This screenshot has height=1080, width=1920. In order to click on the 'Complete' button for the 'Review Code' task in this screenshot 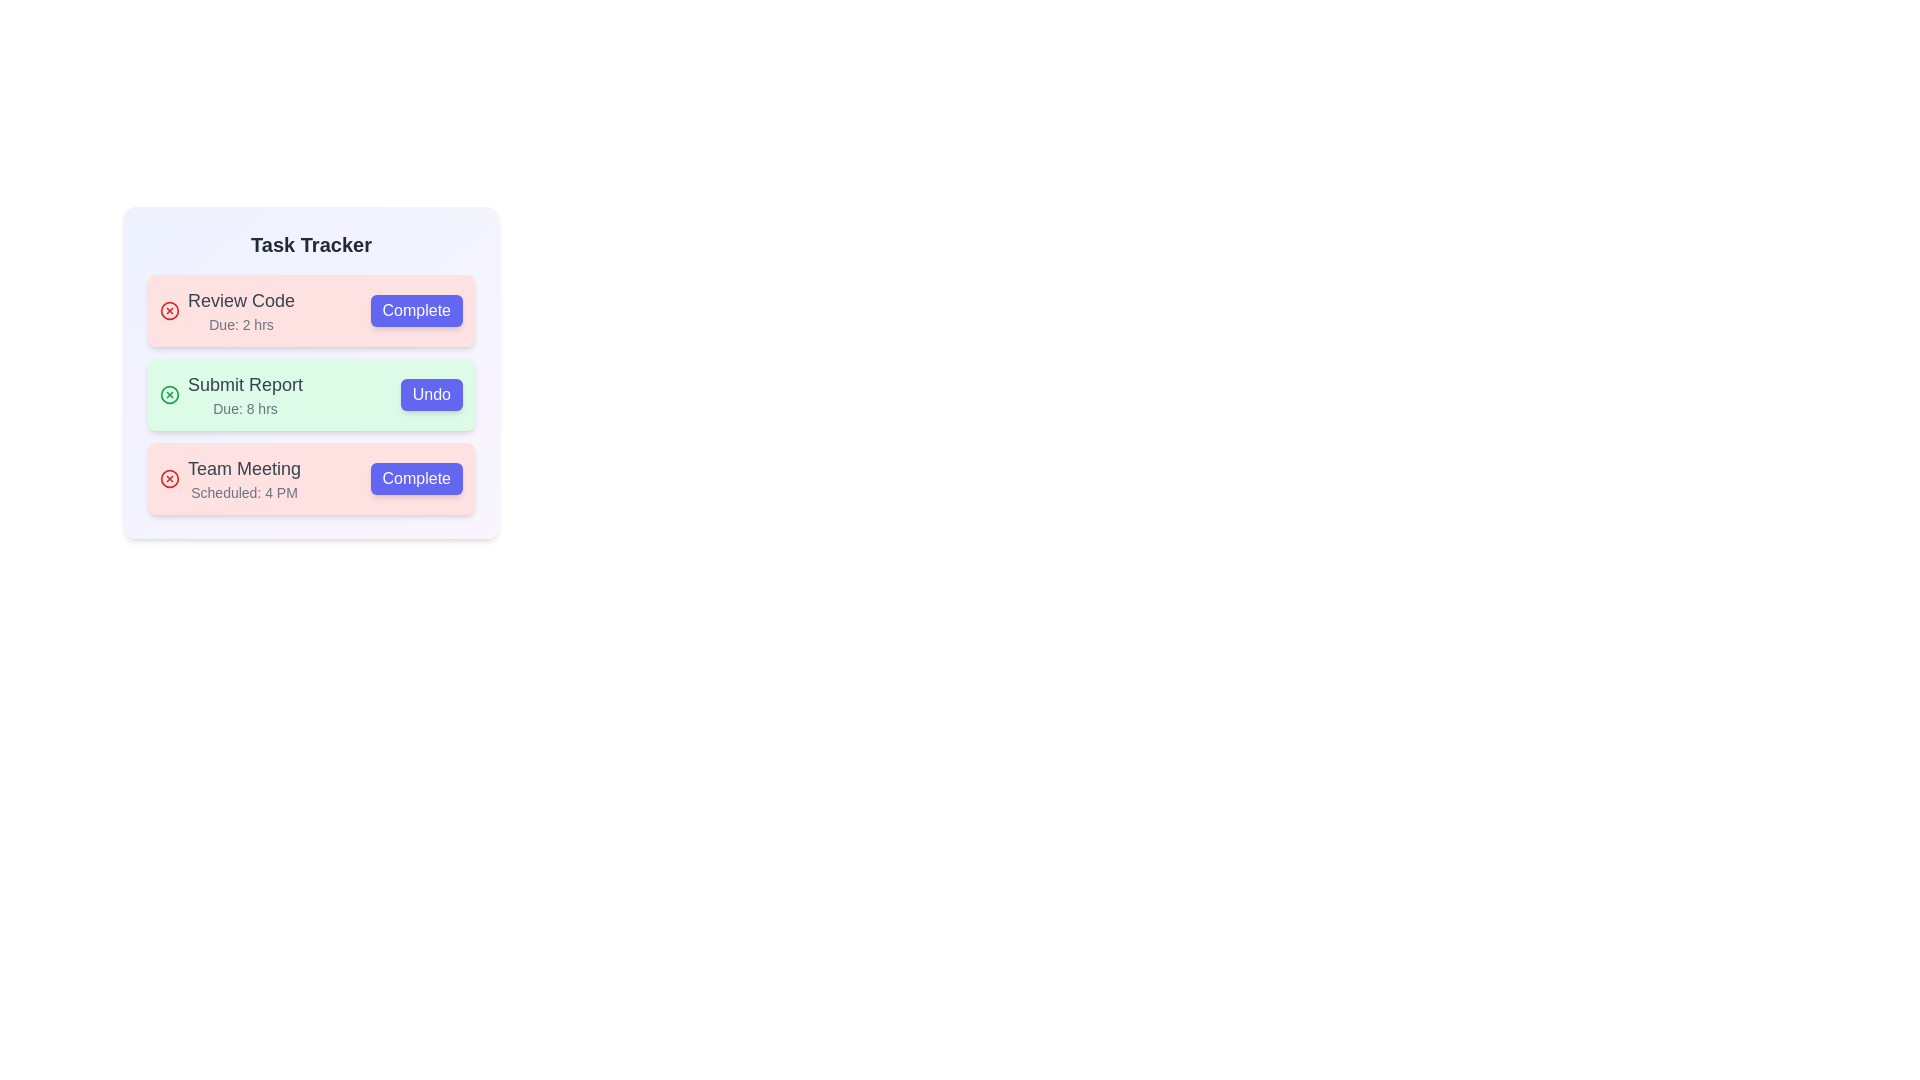, I will do `click(415, 311)`.